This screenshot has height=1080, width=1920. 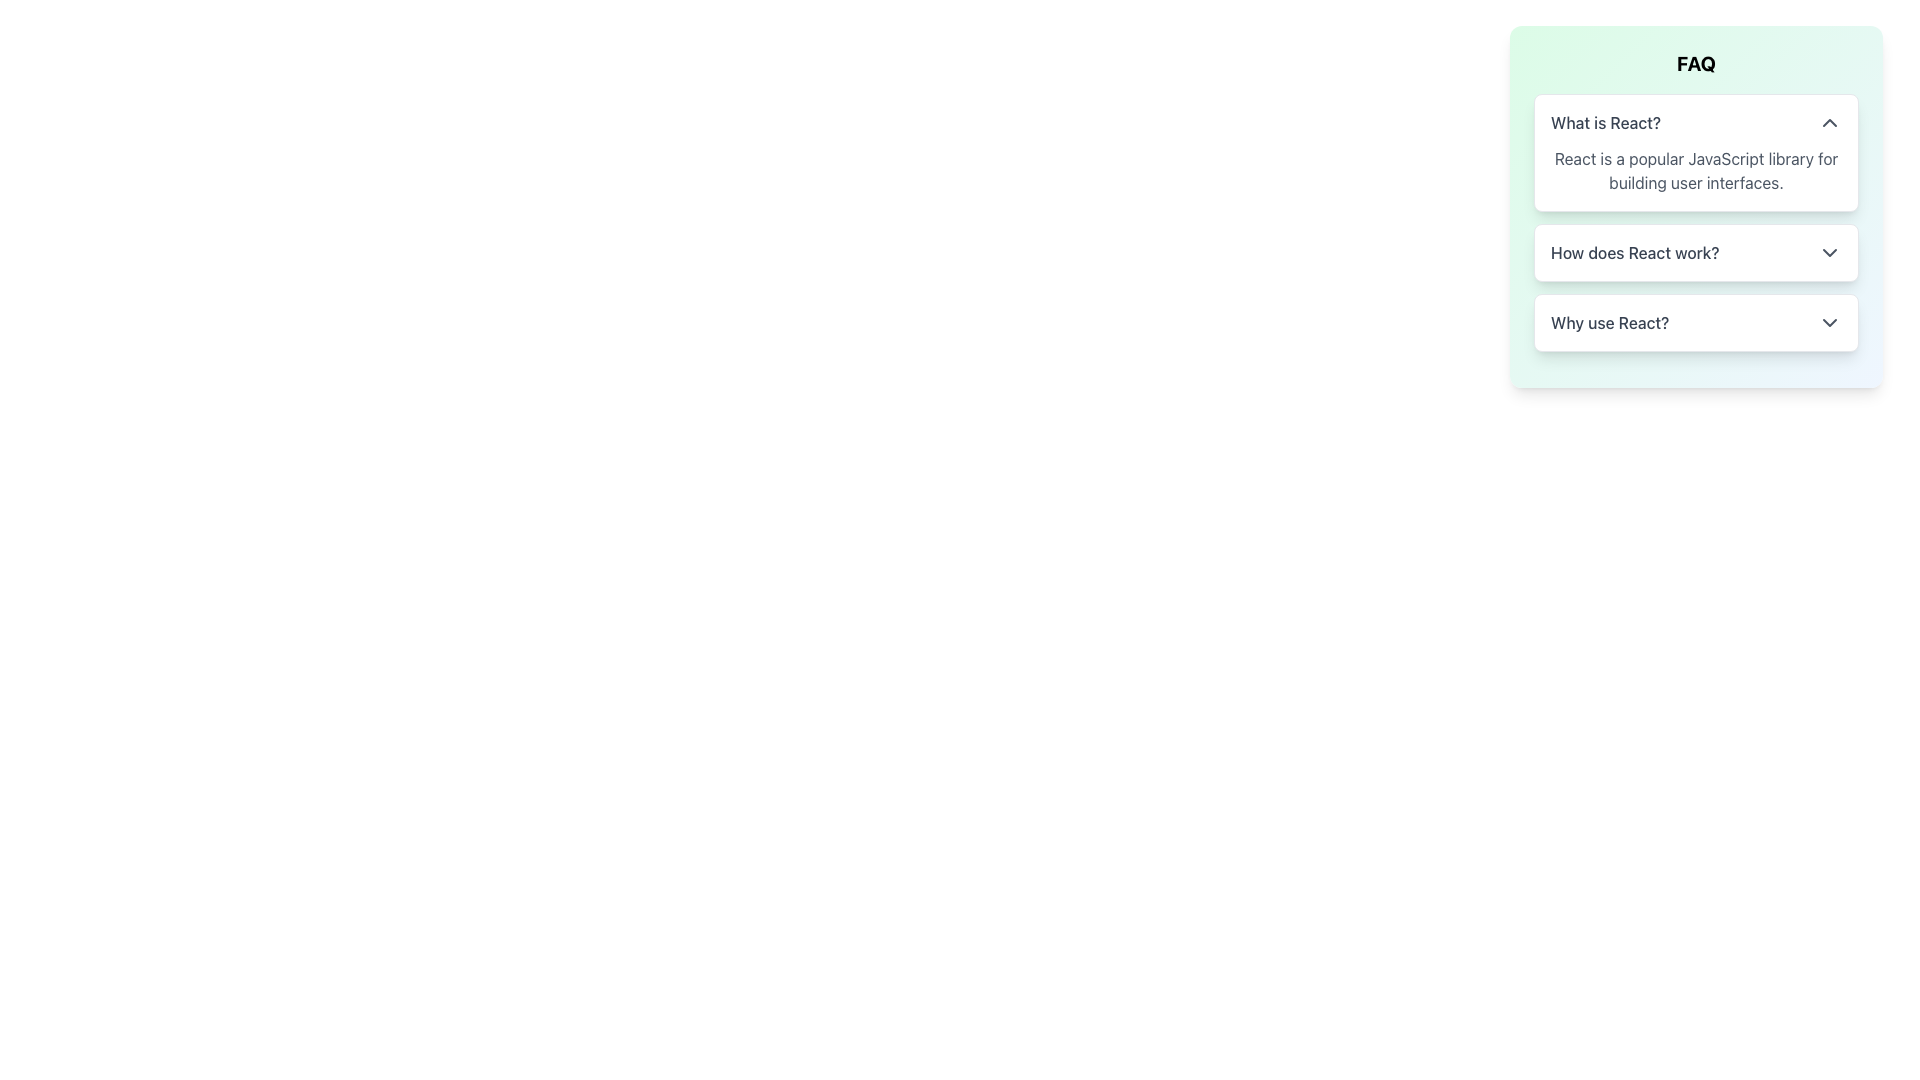 What do you see at coordinates (1829, 123) in the screenshot?
I see `the expansion/collapse icon located on the right-hand side of the FAQ section for the question 'What is React?'` at bounding box center [1829, 123].